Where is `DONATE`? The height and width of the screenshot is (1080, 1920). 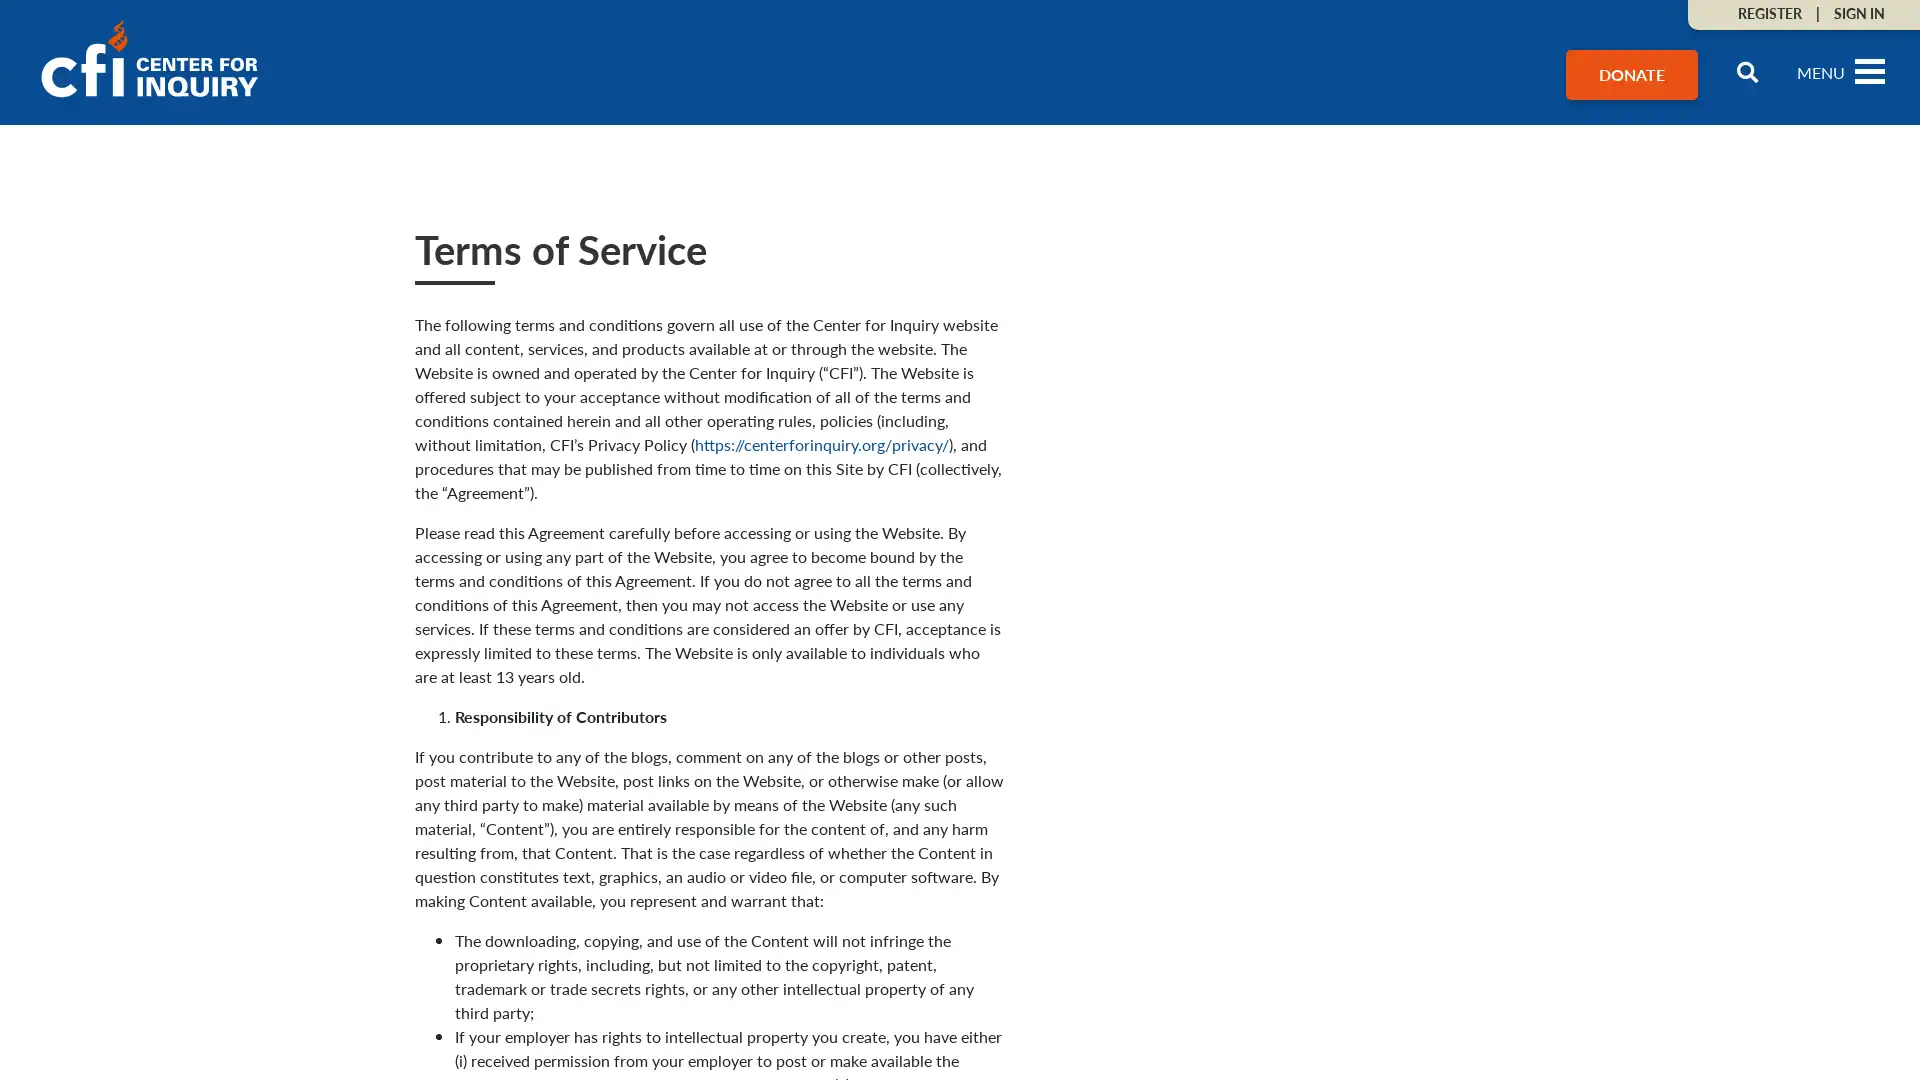
DONATE is located at coordinates (1632, 73).